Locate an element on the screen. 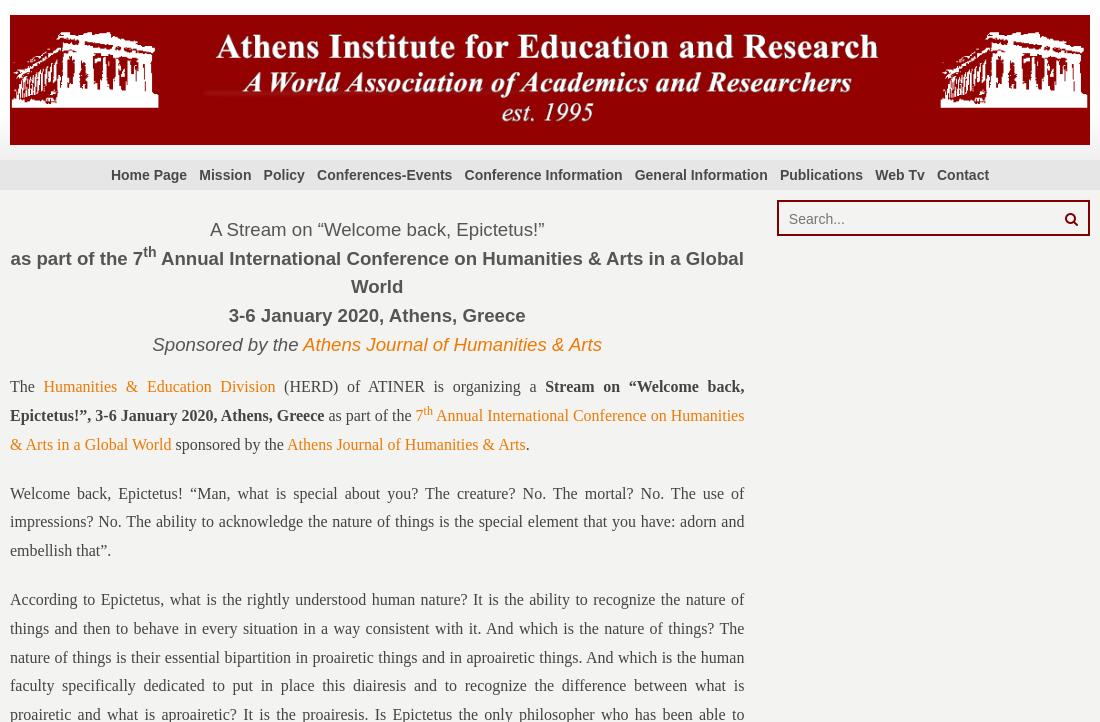  'Welcome back, Epictetus! “Man, what is special about you? The creature? No. The mortal? No. The use of impressions? No. The ability to acknowledge the nature of things is the special element that you have: adorn and embellish that”.' is located at coordinates (376, 521).